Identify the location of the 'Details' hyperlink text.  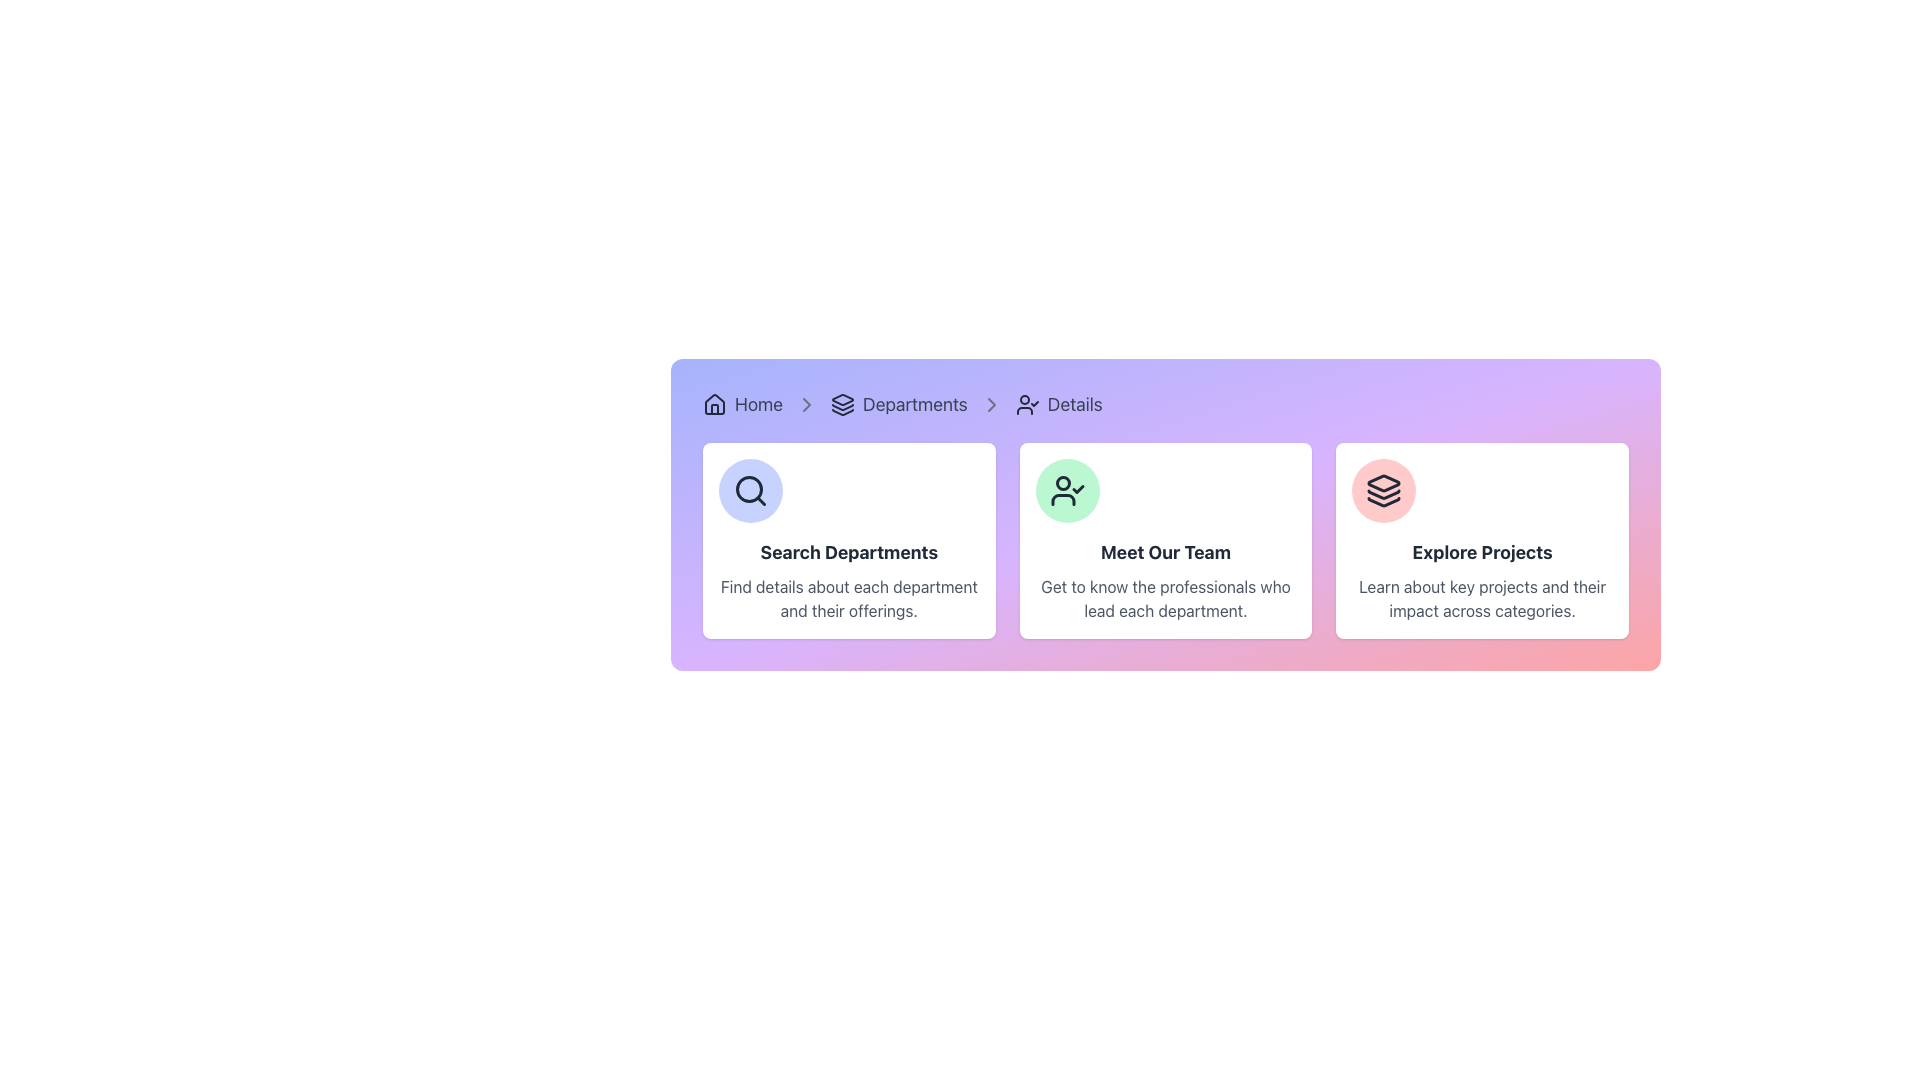
(1074, 405).